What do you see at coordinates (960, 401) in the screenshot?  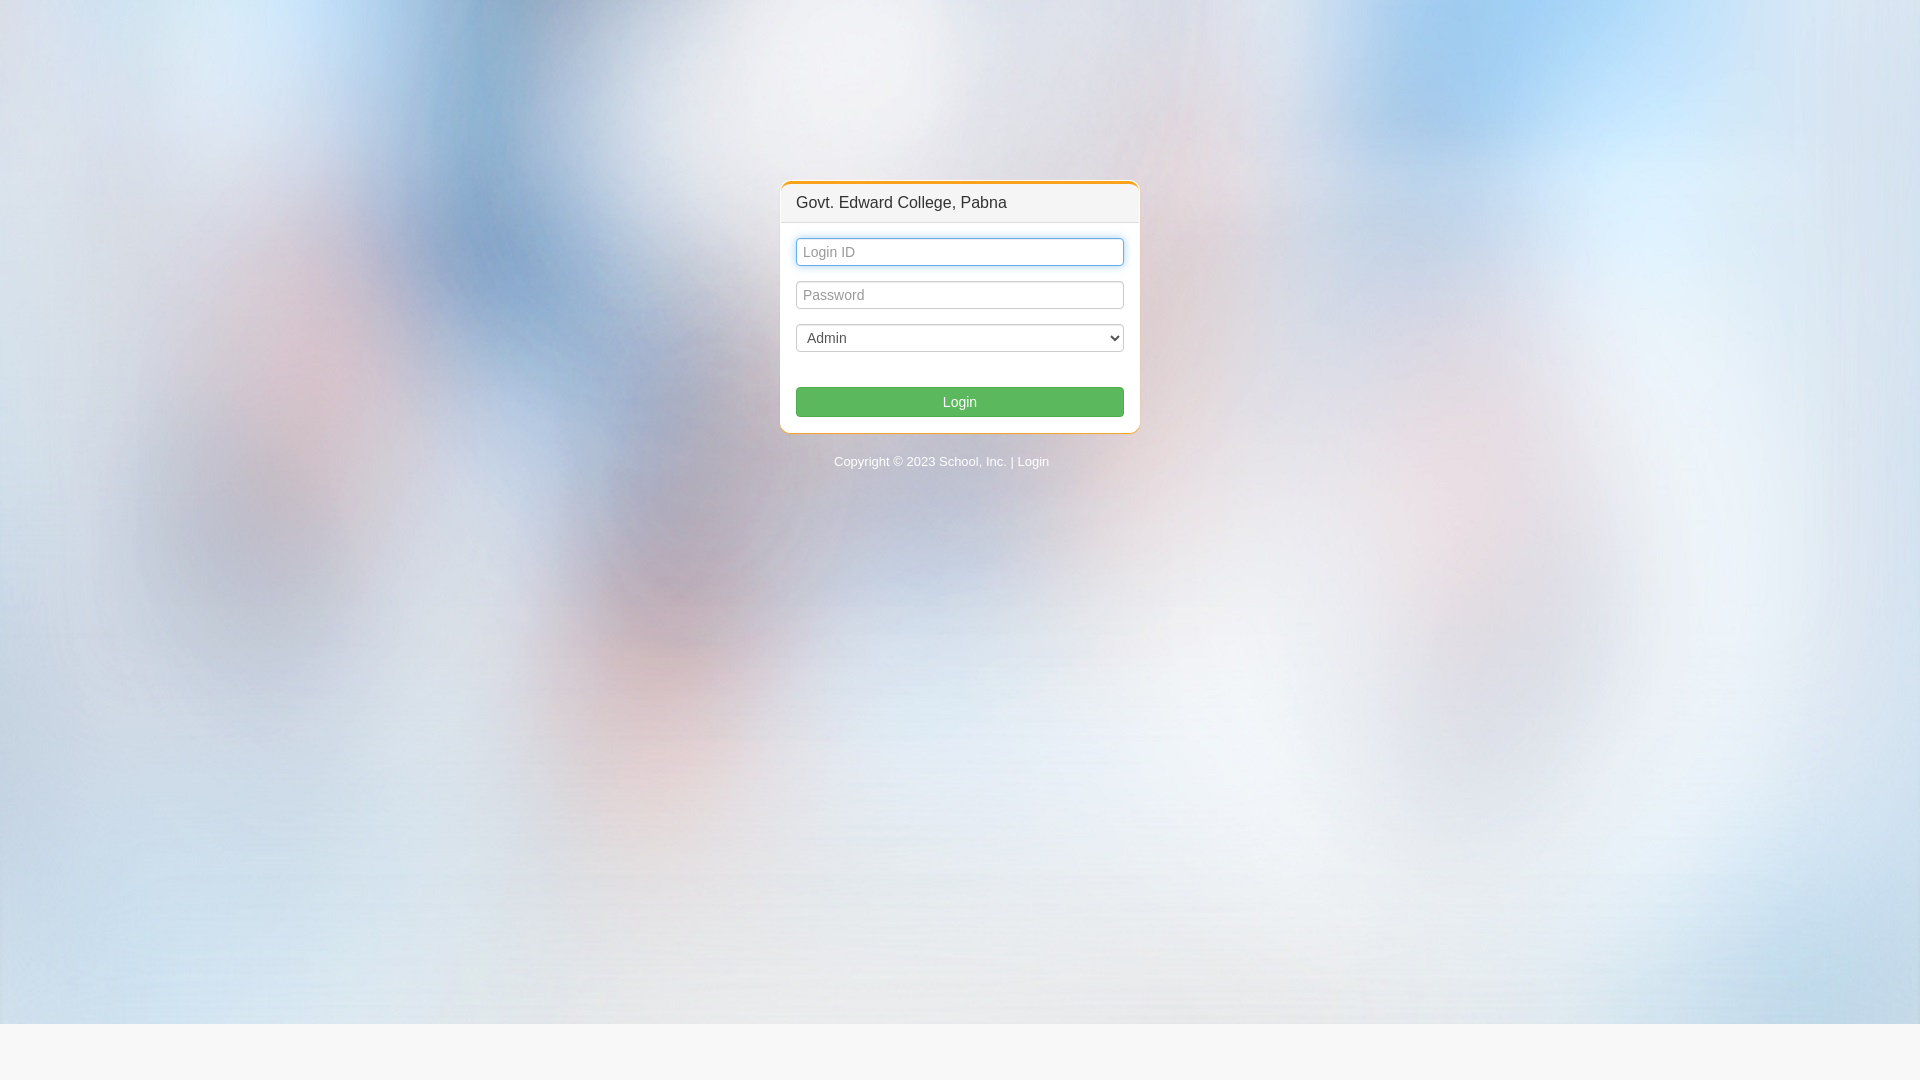 I see `'Login'` at bounding box center [960, 401].